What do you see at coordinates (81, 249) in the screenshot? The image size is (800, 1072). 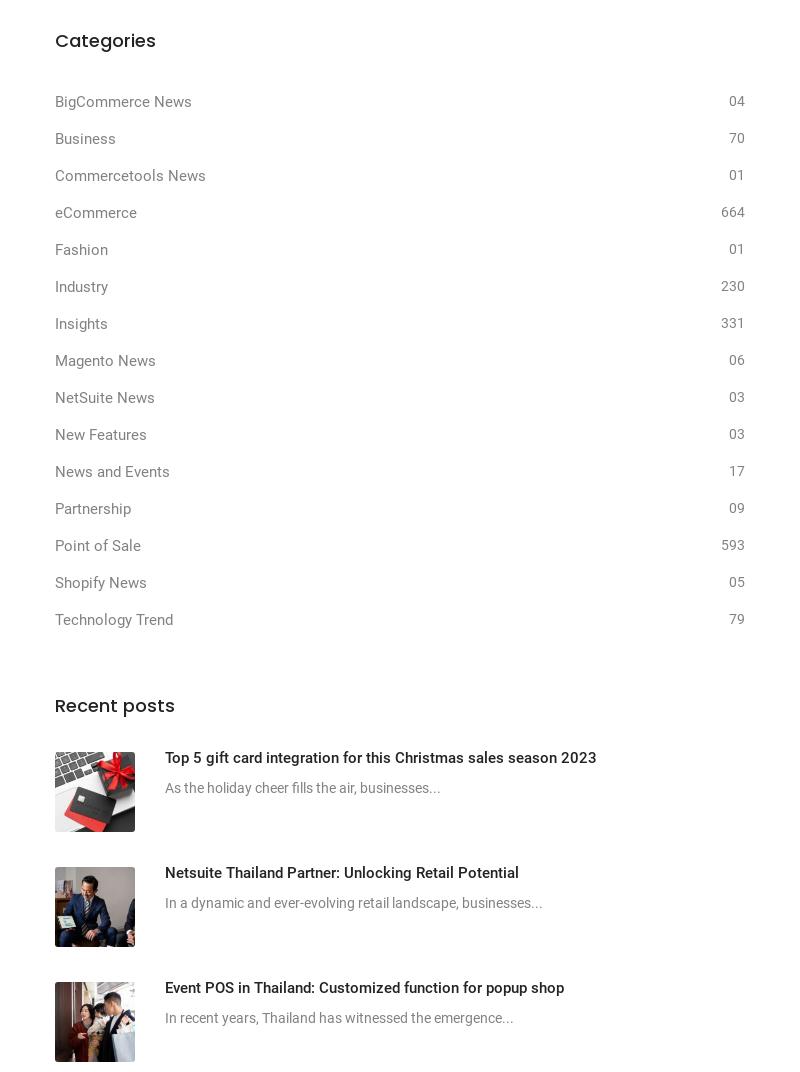 I see `'Fashion'` at bounding box center [81, 249].